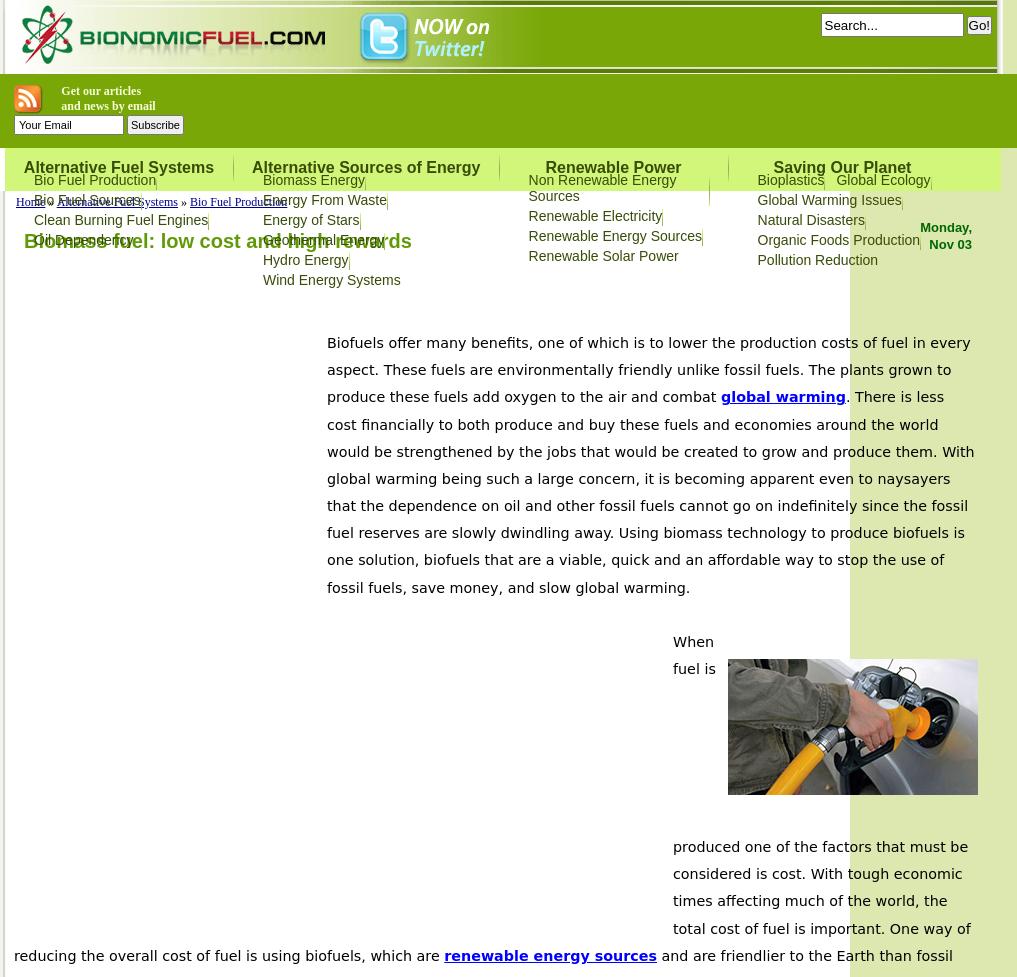 The image size is (1017, 977). I want to click on 'Saving Our Planet', so click(840, 166).